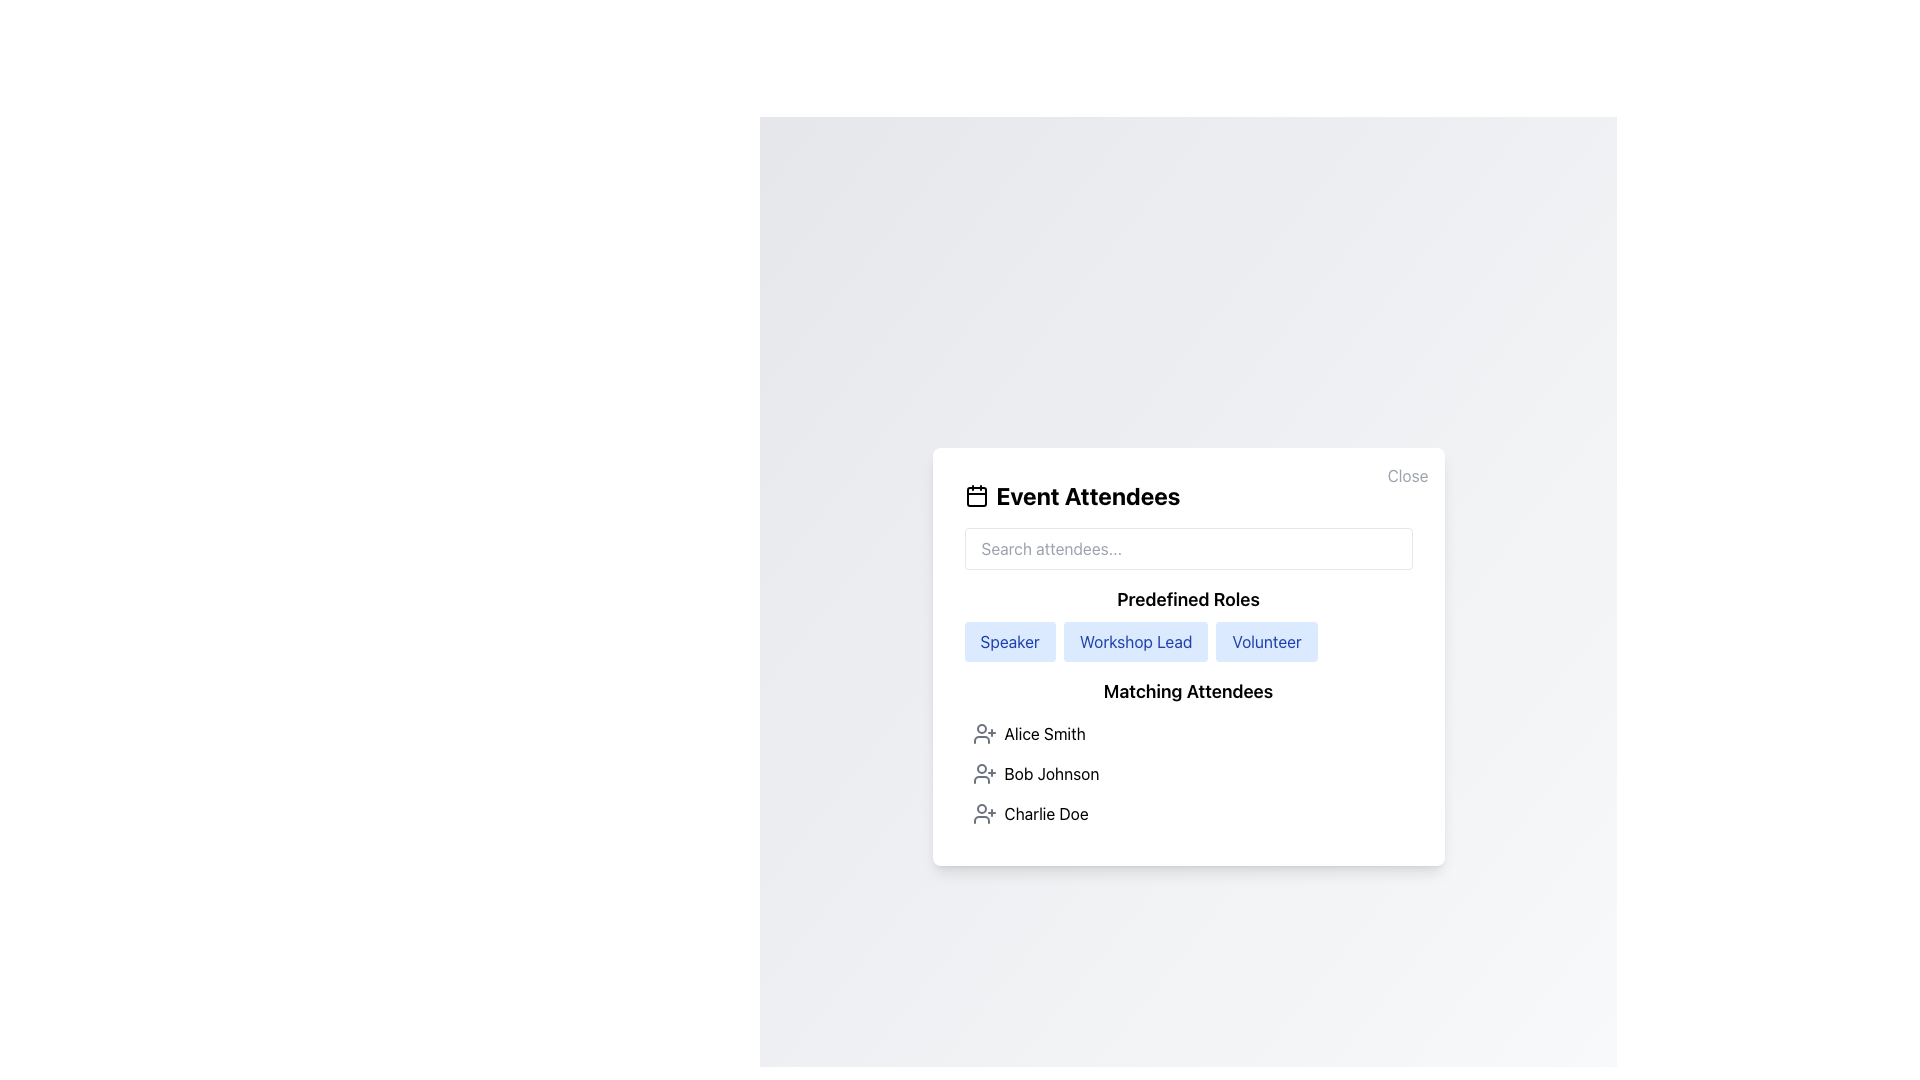 This screenshot has width=1920, height=1080. What do you see at coordinates (1188, 690) in the screenshot?
I see `the bold text label 'Matching Attendees' that is centrally located within the card interface, positioned above the list of attendee names` at bounding box center [1188, 690].